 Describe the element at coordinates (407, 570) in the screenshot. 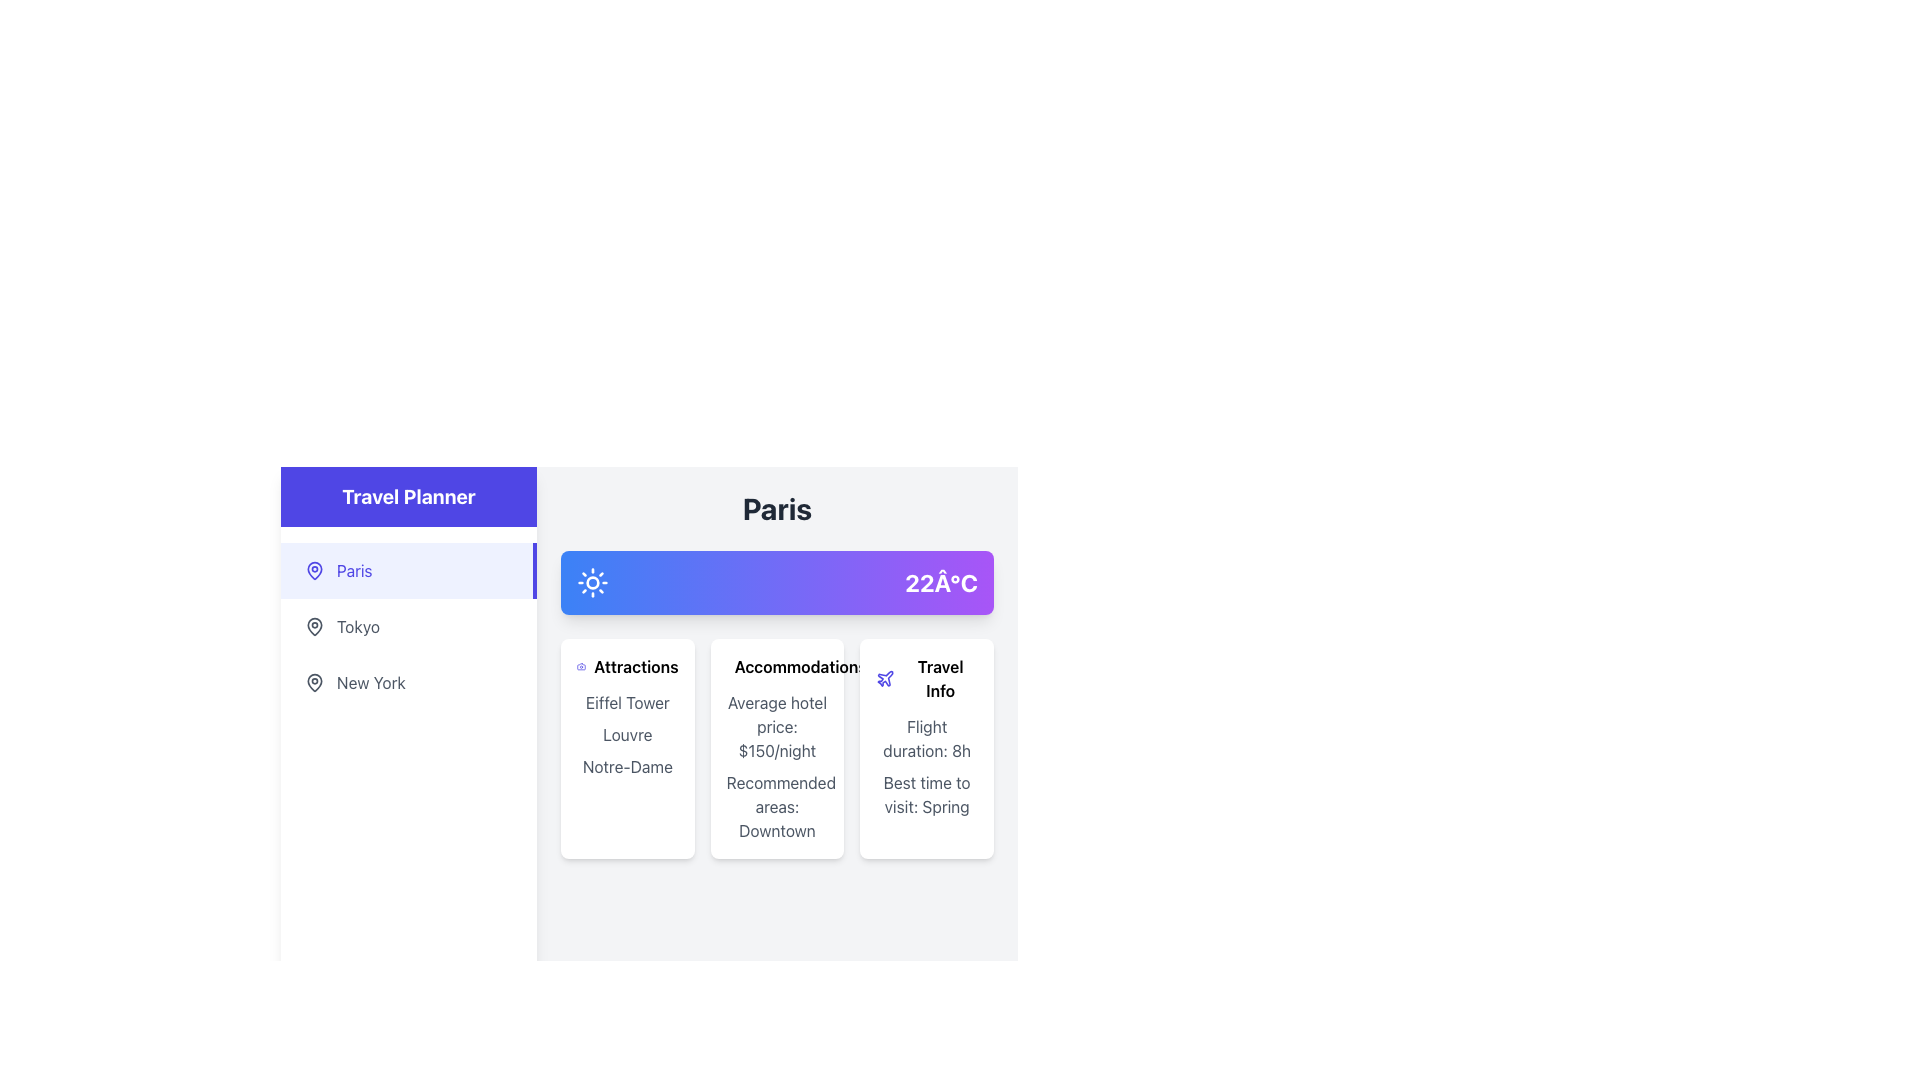

I see `the 'Paris' button` at that location.